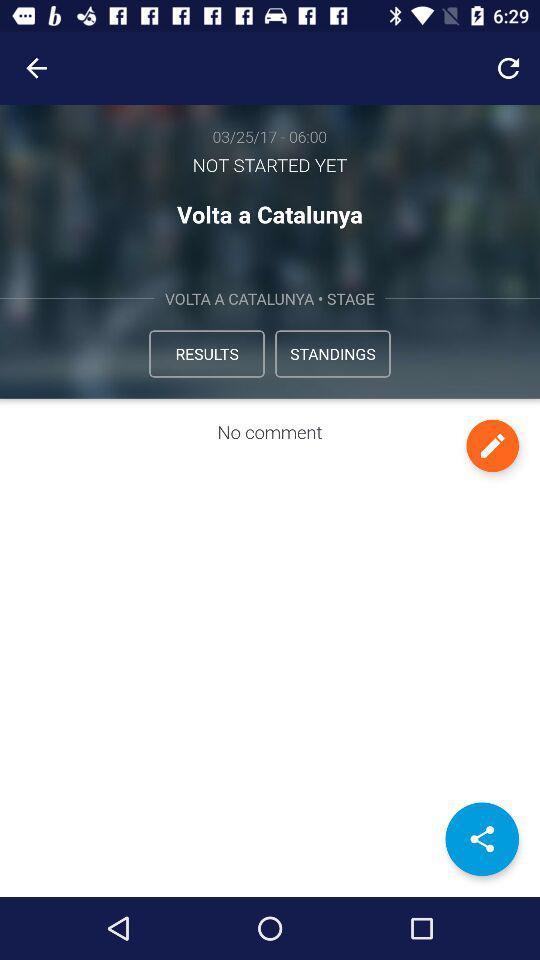 The image size is (540, 960). I want to click on item below volta a catalunya item, so click(205, 353).